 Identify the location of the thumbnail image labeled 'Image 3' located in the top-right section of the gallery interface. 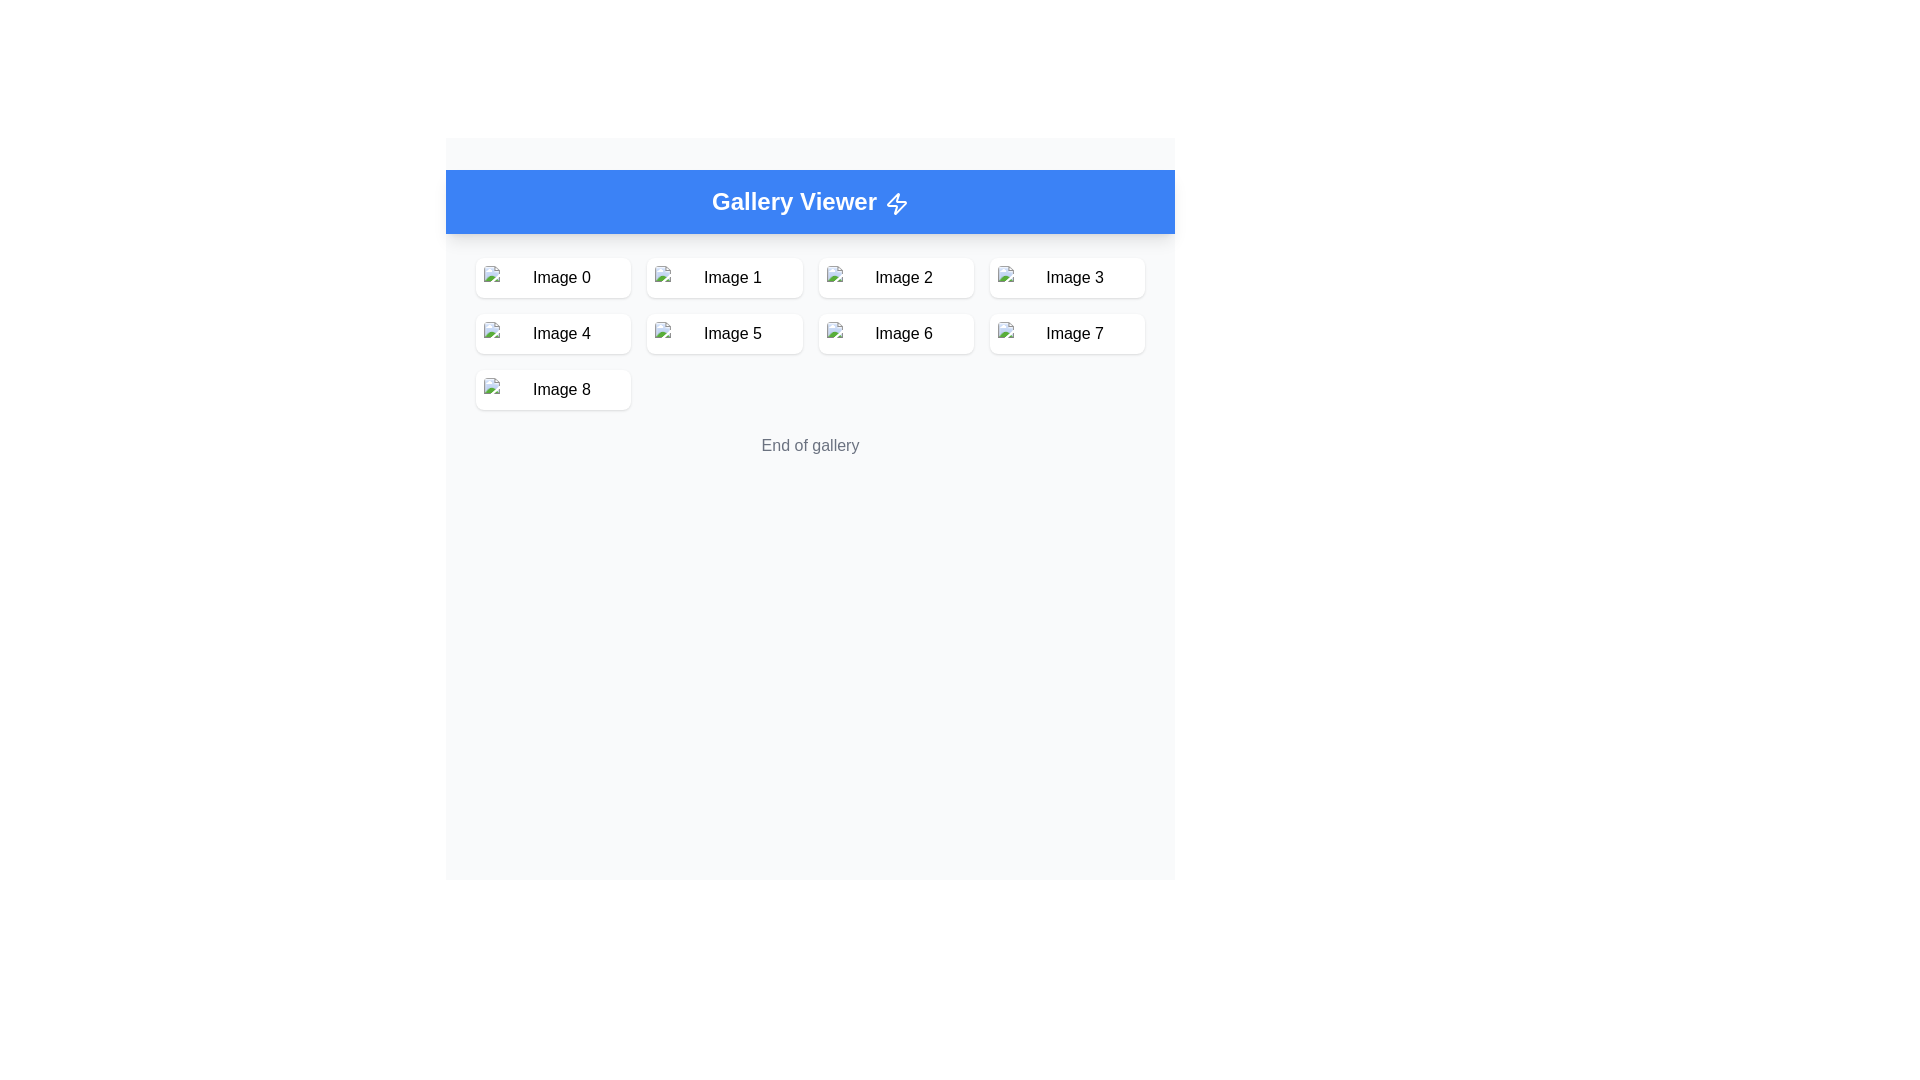
(1066, 277).